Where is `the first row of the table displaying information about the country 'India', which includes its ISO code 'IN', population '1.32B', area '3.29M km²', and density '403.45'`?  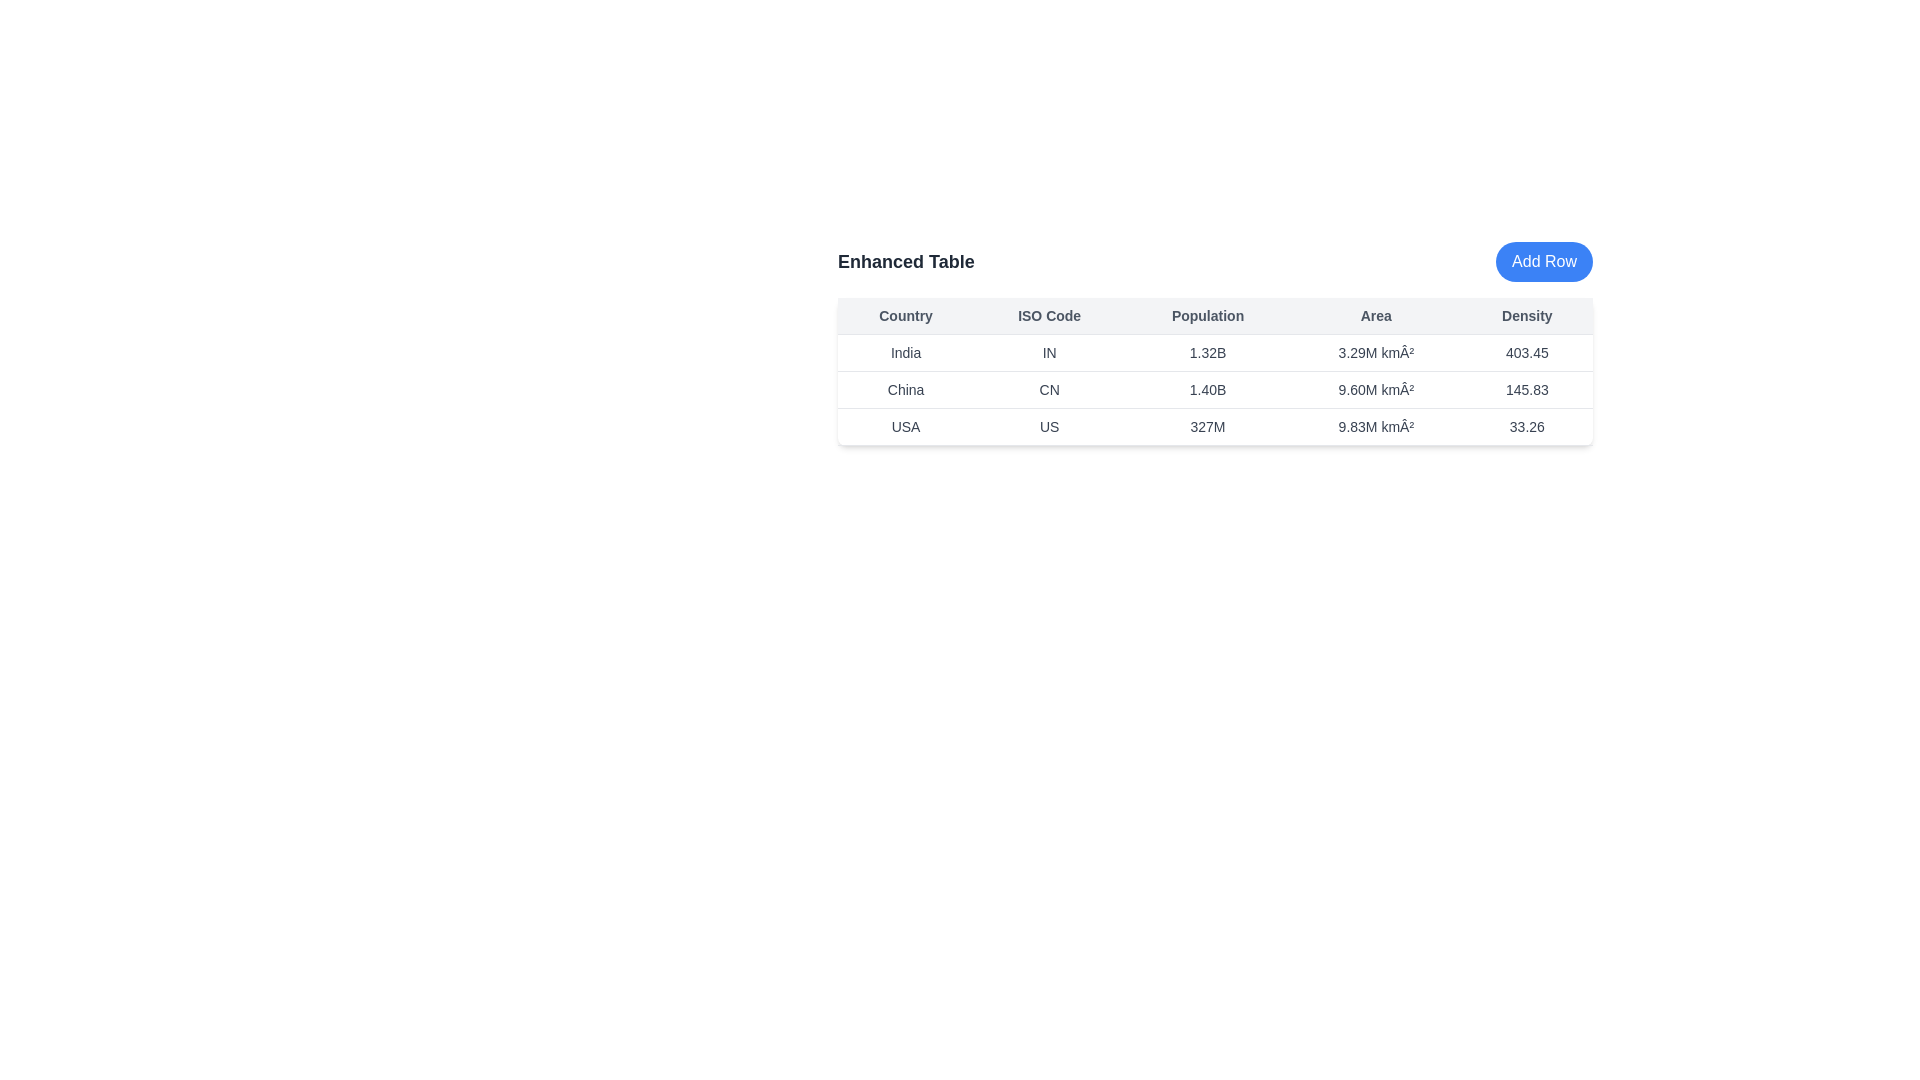
the first row of the table displaying information about the country 'India', which includes its ISO code 'IN', population '1.32B', area '3.29M km²', and density '403.45' is located at coordinates (1214, 352).